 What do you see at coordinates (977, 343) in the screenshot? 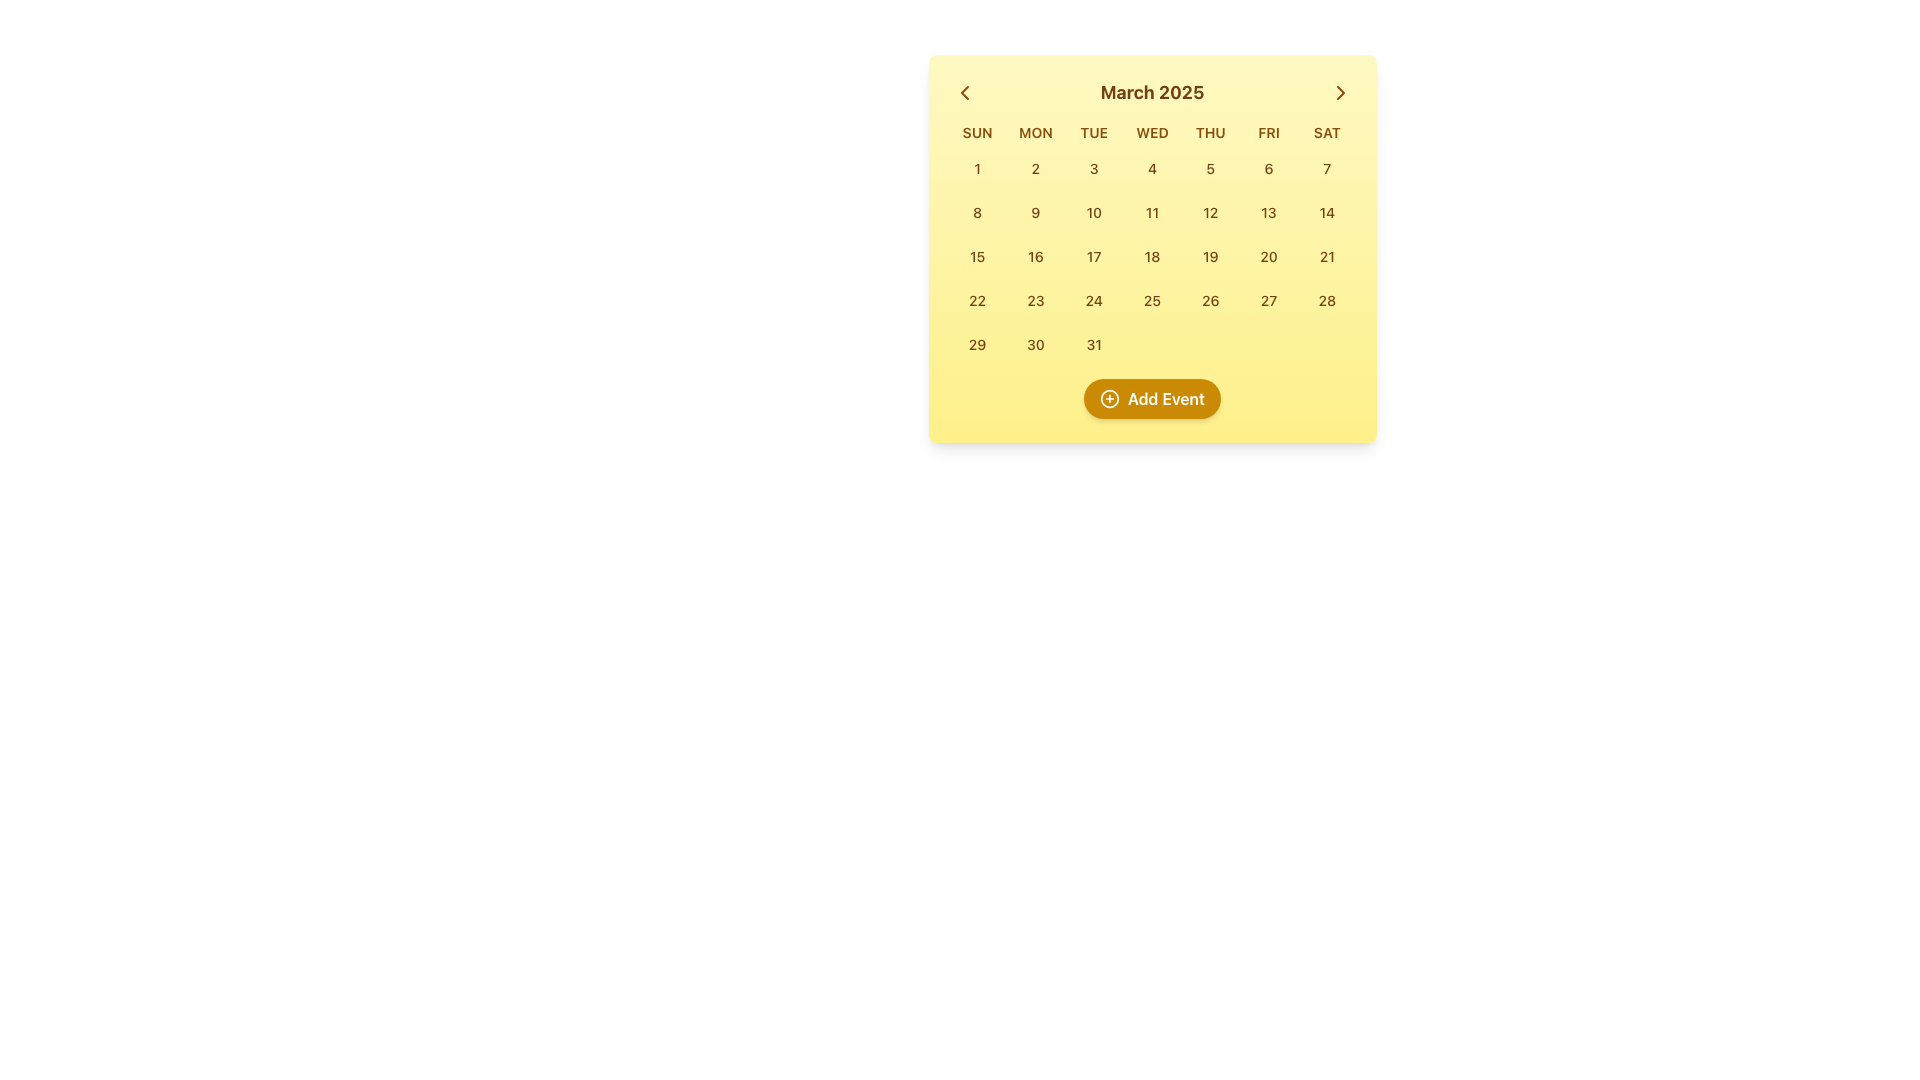
I see `the text element displaying the number '29' in dark yellow, located in the lower-right corner of the calendar grid` at bounding box center [977, 343].